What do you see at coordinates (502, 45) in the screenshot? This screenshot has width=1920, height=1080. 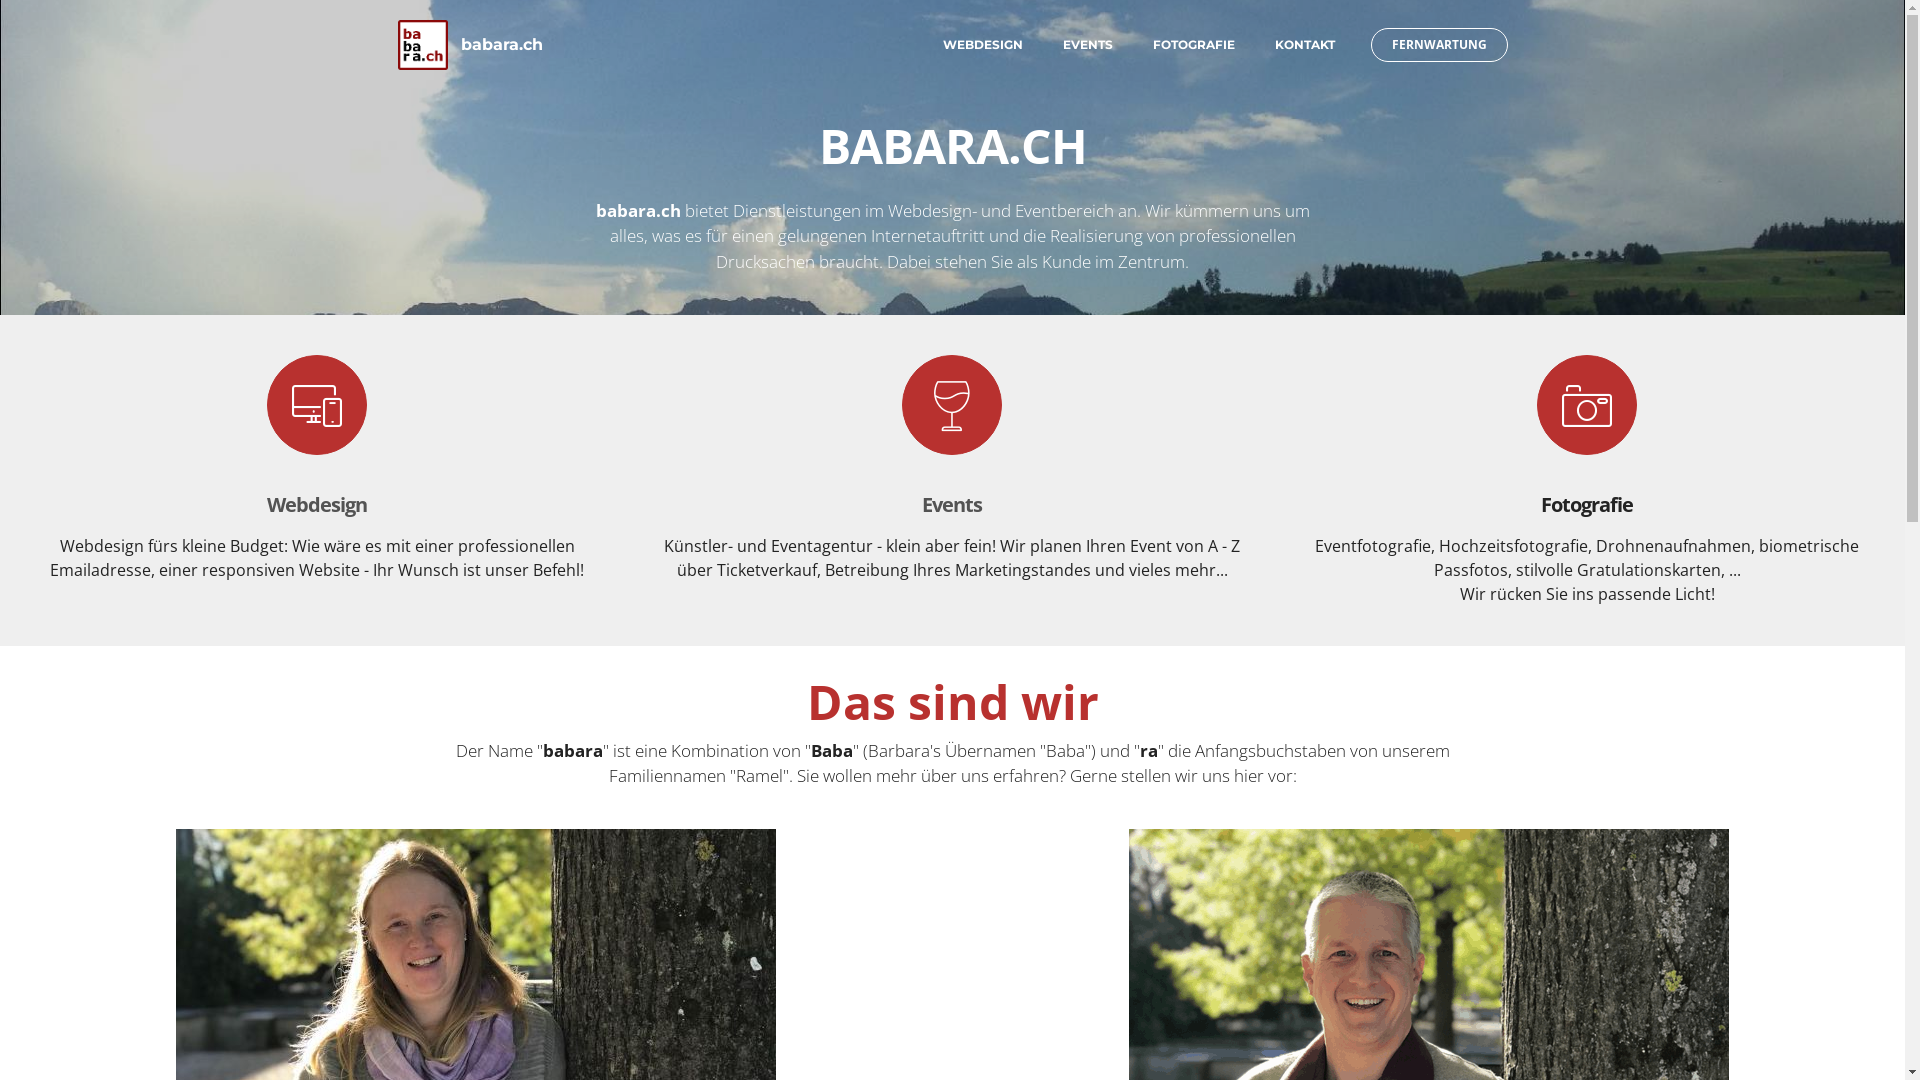 I see `'babara.ch'` at bounding box center [502, 45].